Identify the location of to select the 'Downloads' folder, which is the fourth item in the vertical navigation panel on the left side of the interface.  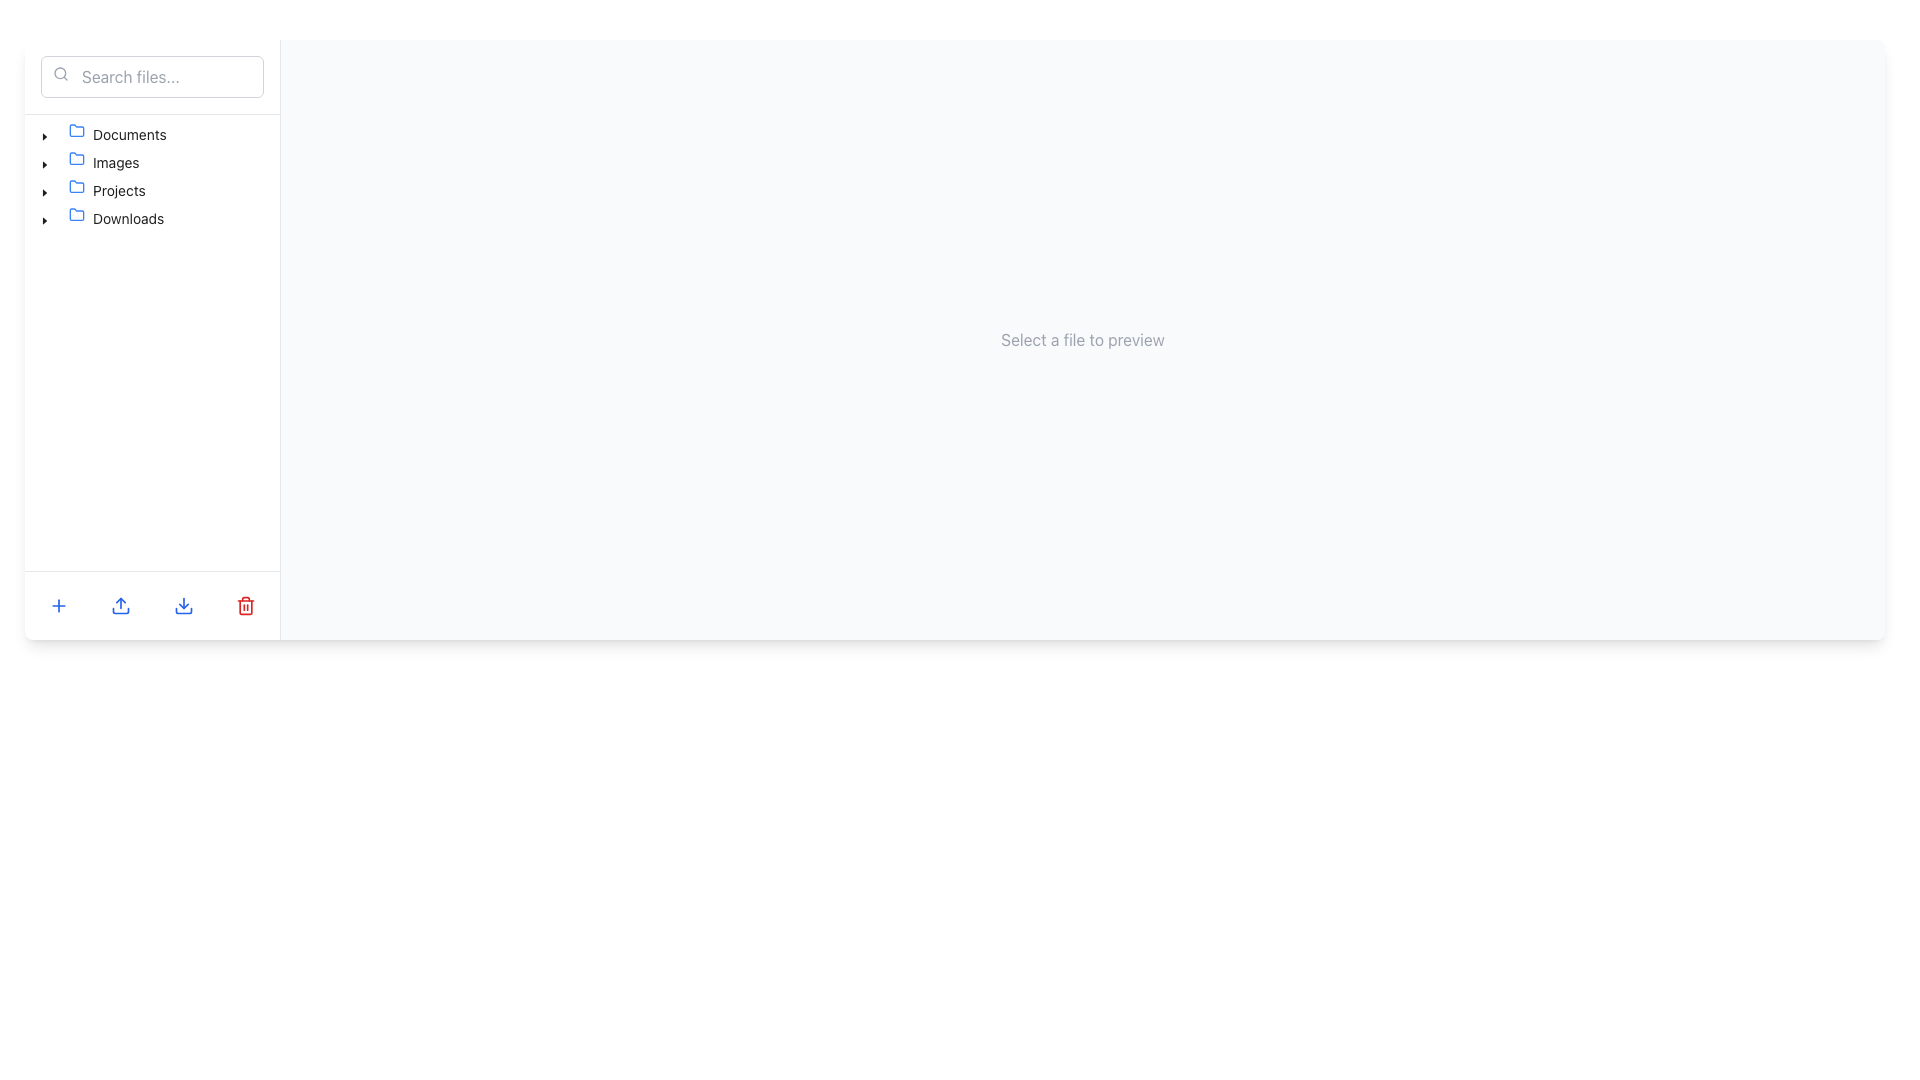
(115, 219).